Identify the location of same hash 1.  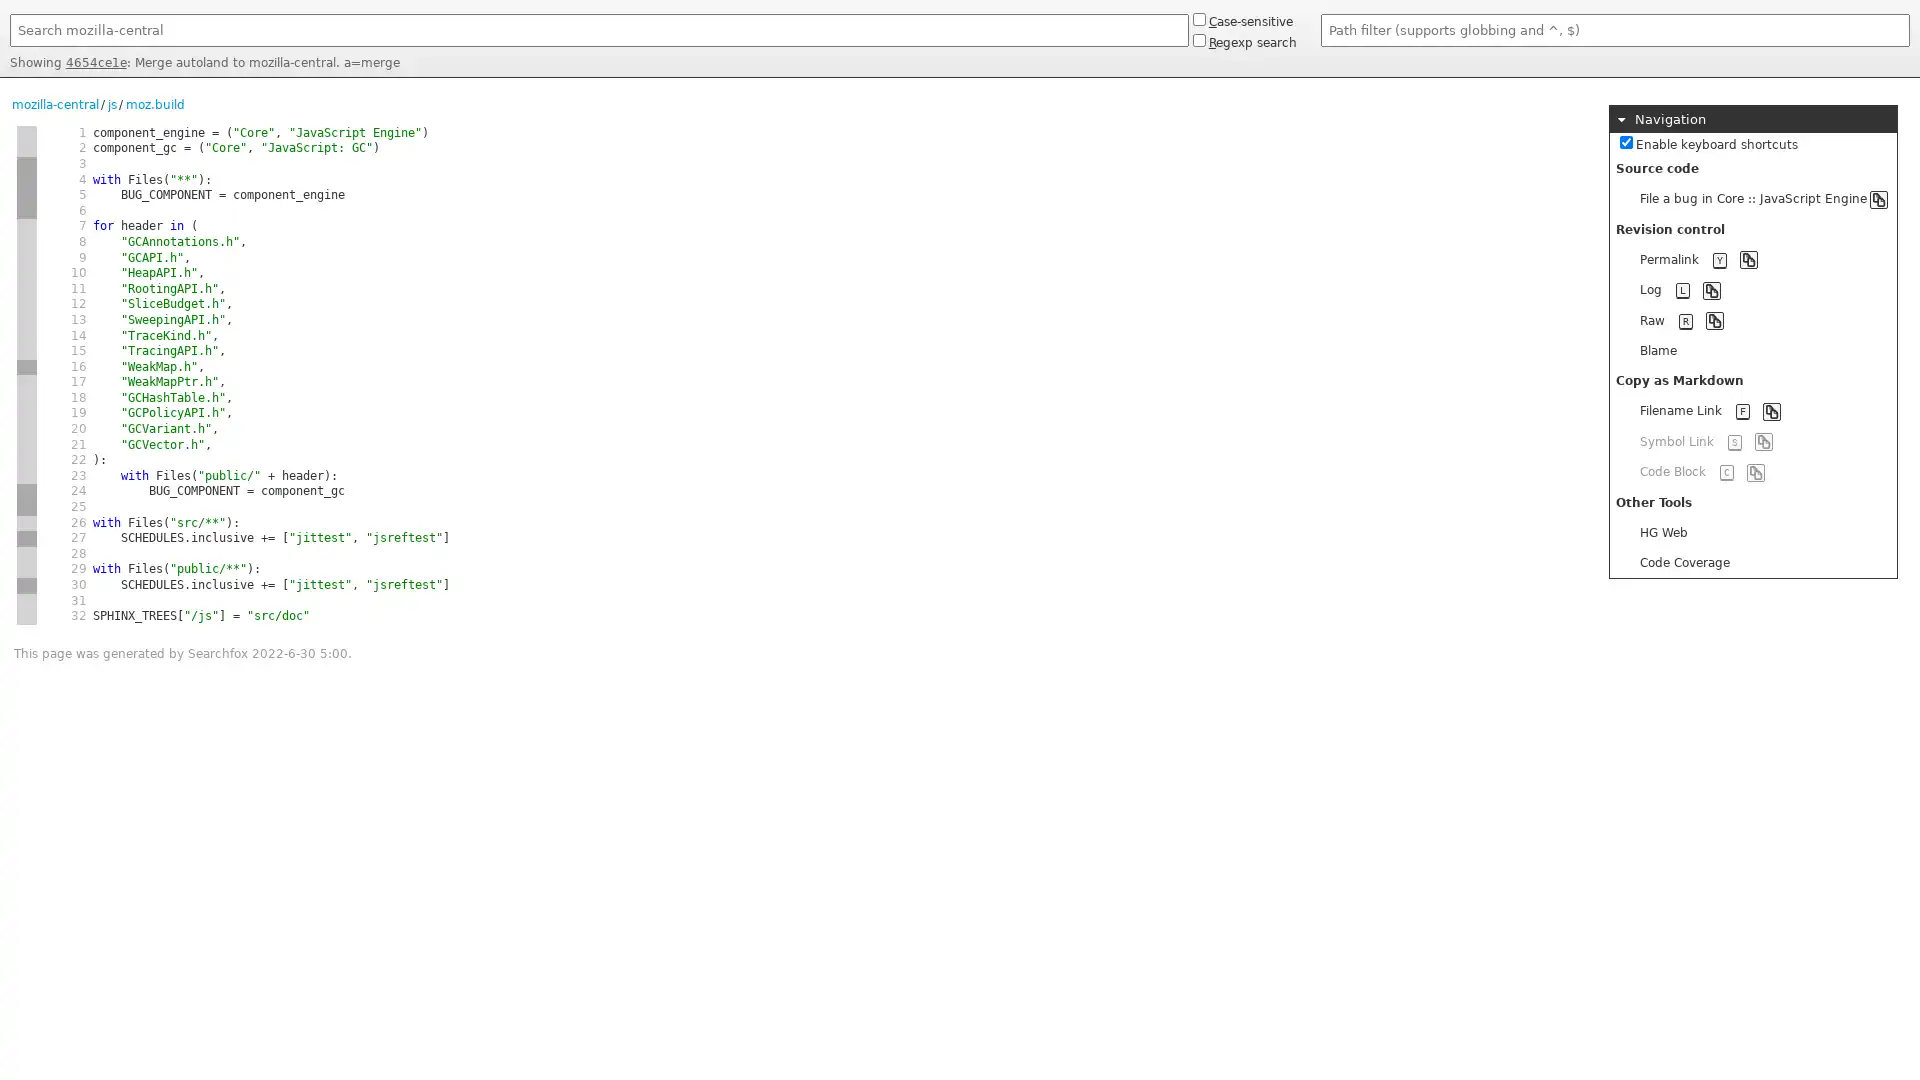
(27, 475).